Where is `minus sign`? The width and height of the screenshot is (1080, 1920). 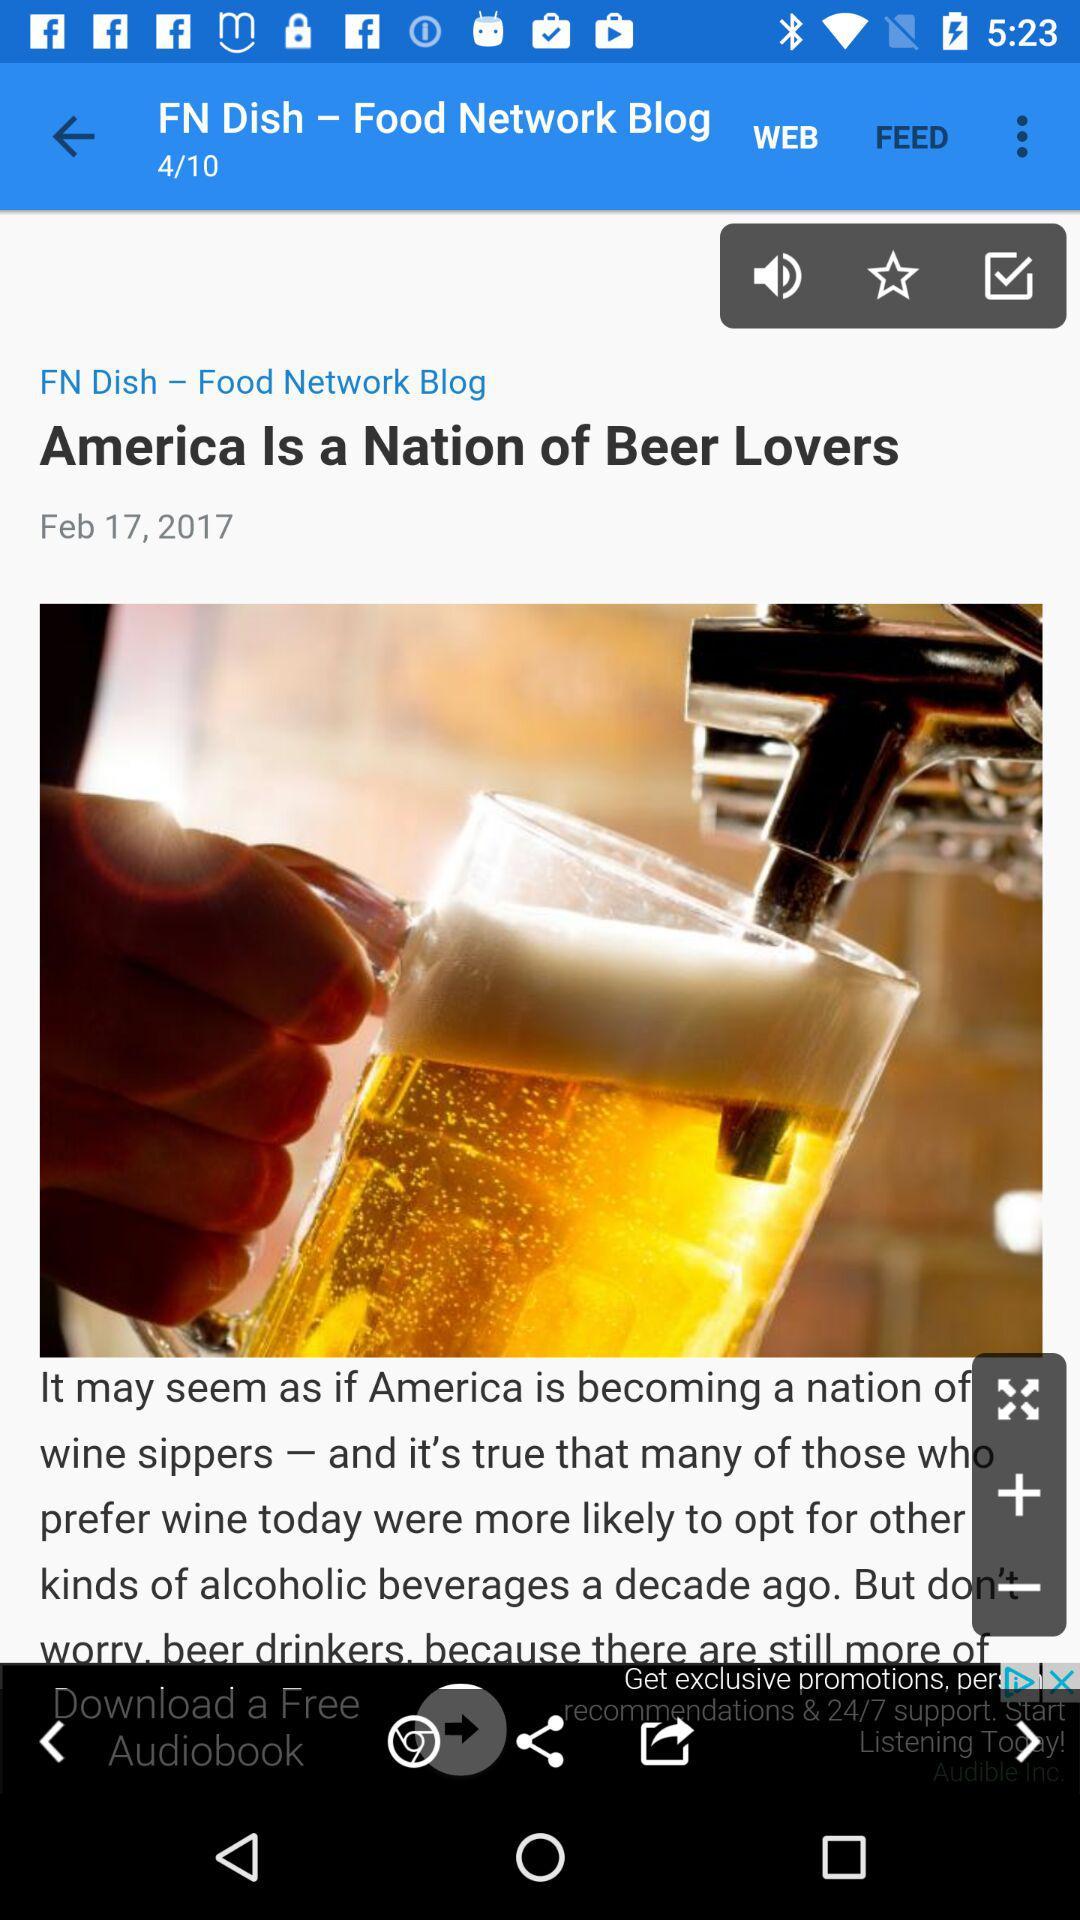
minus sign is located at coordinates (1019, 1588).